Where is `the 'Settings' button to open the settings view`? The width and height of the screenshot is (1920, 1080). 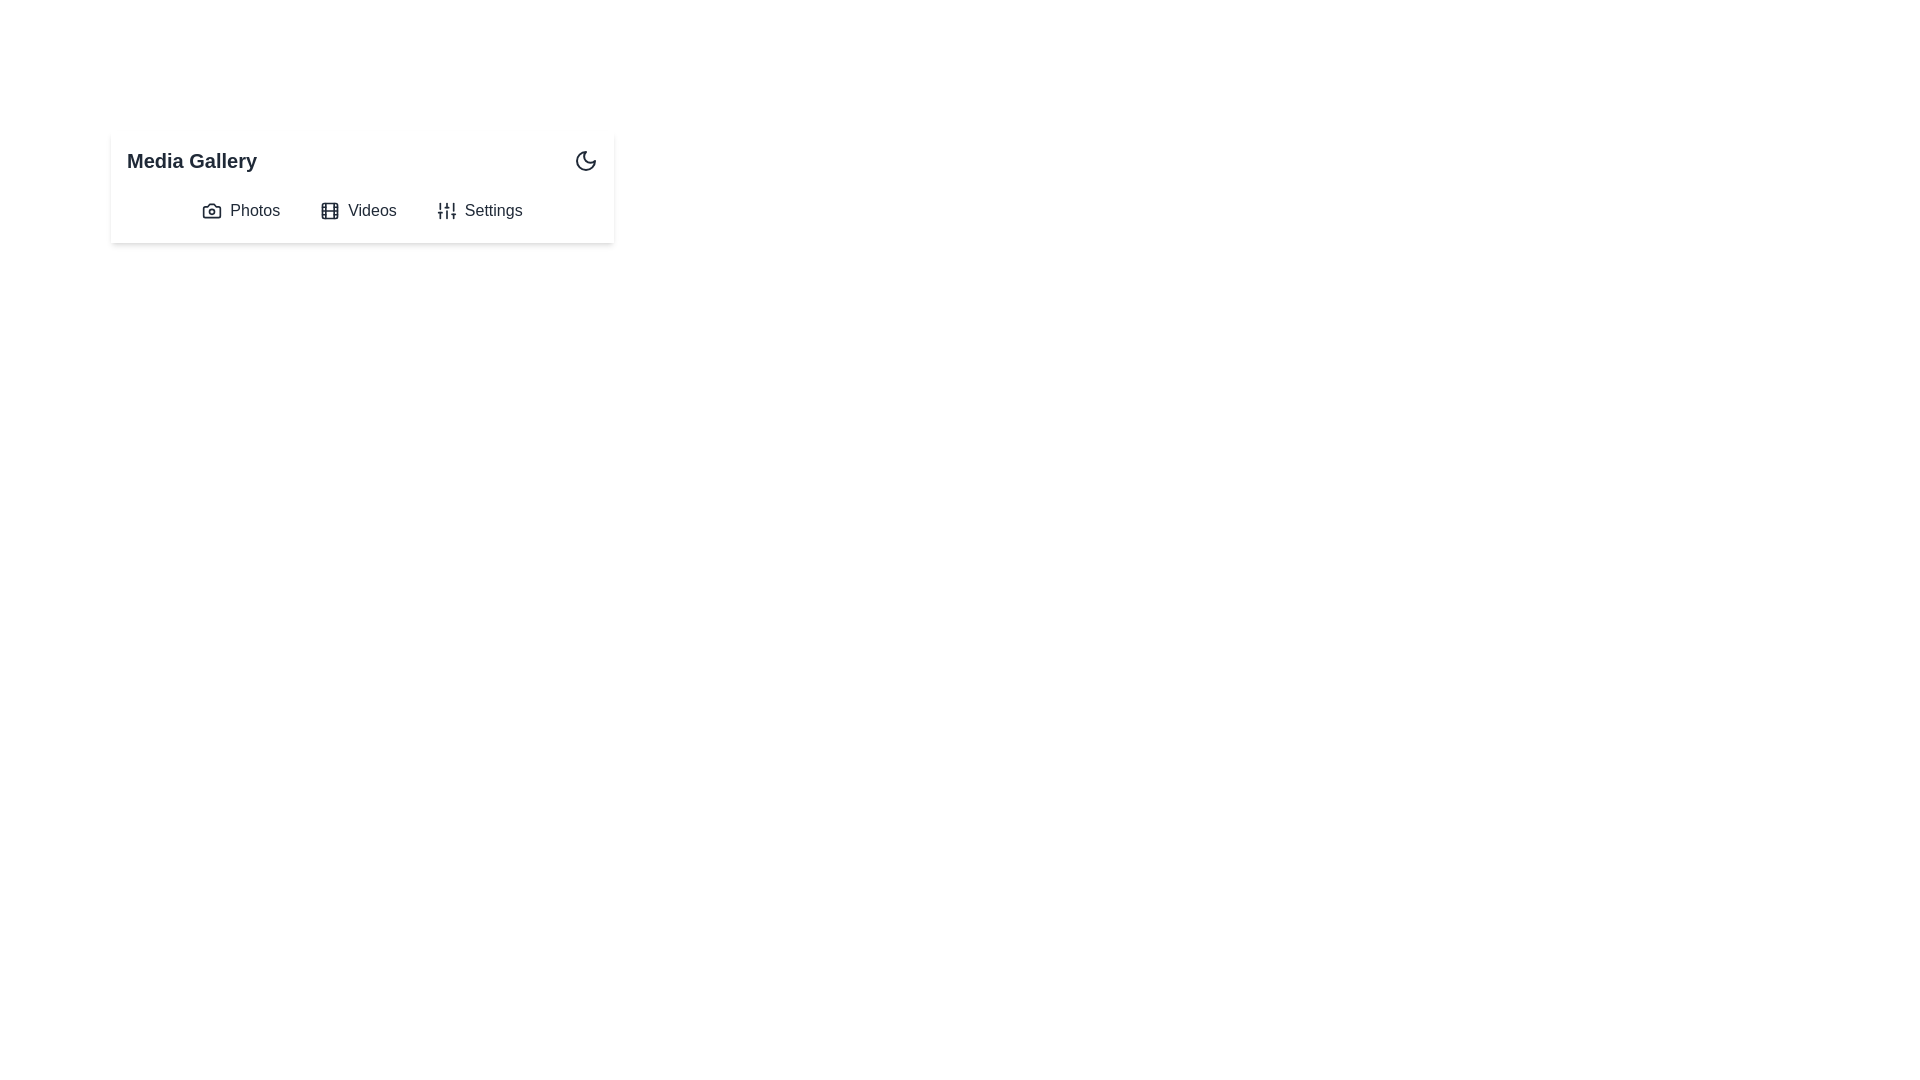 the 'Settings' button to open the settings view is located at coordinates (478, 211).